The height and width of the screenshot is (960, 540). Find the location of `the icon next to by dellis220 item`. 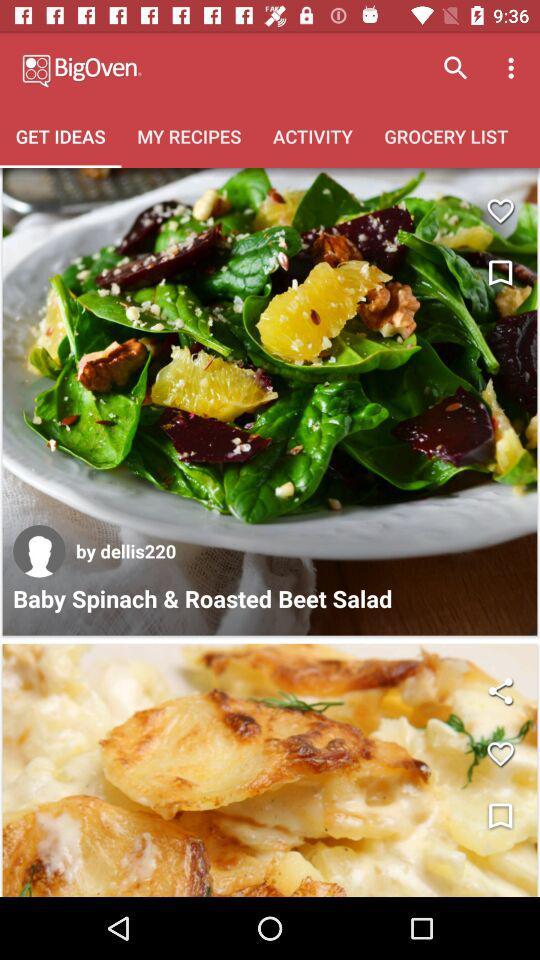

the icon next to by dellis220 item is located at coordinates (39, 551).